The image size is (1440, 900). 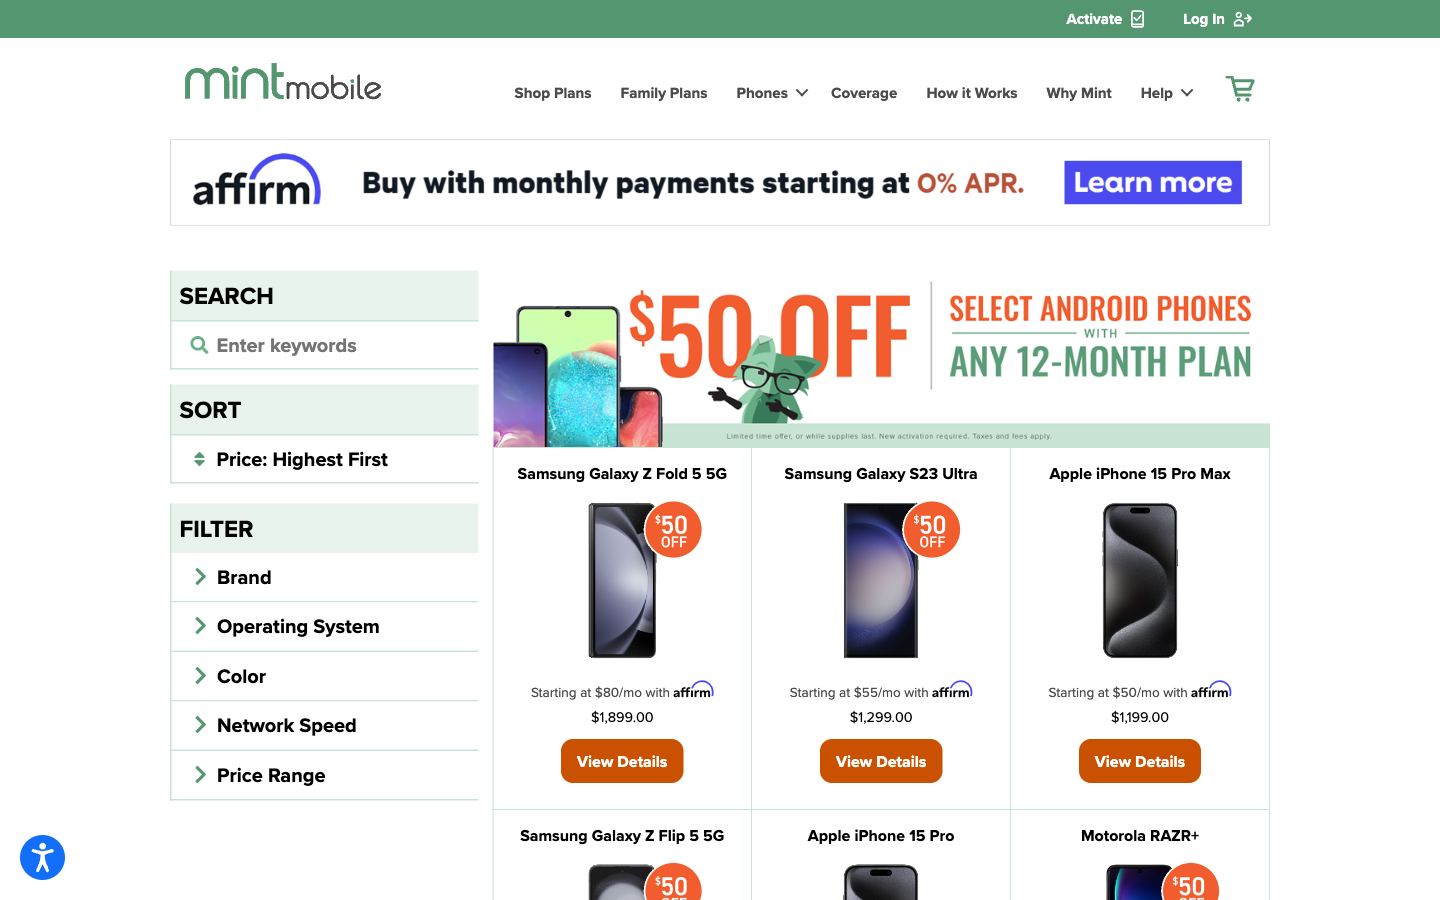 What do you see at coordinates (324, 343) in the screenshot?
I see `Retrieve all Samsung phone listings` at bounding box center [324, 343].